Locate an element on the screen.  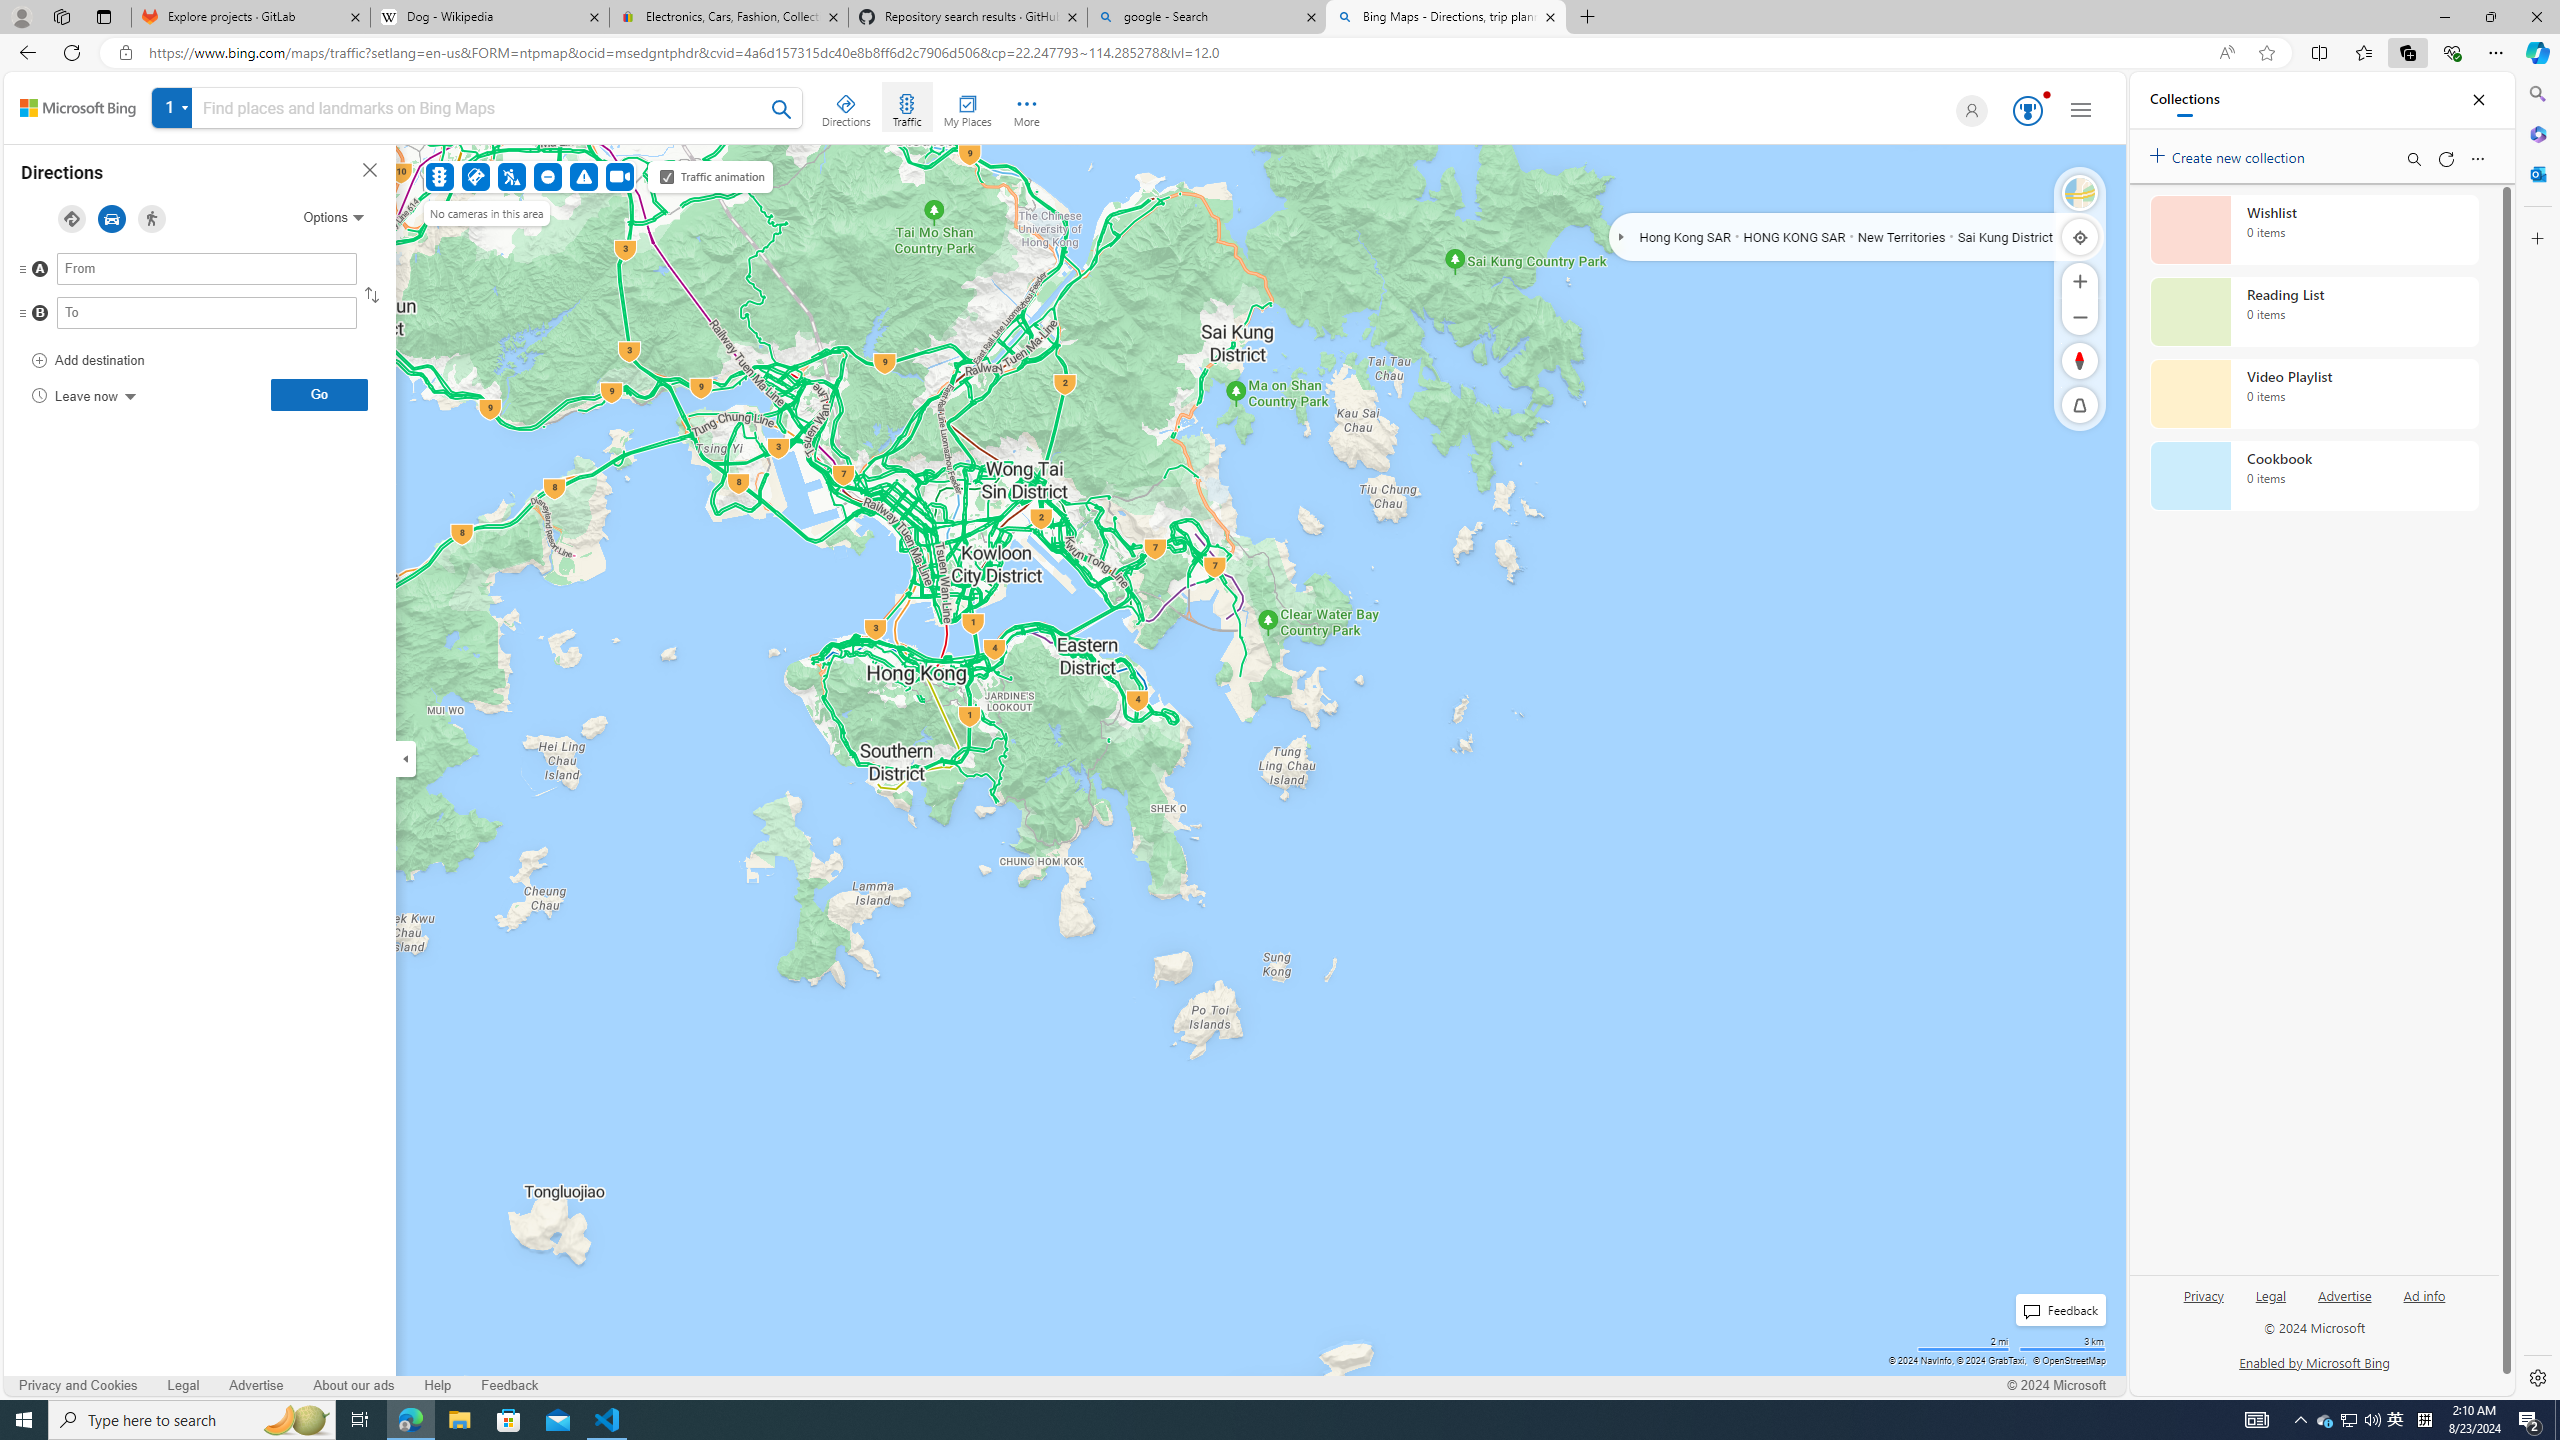
'My Places' is located at coordinates (966, 107).